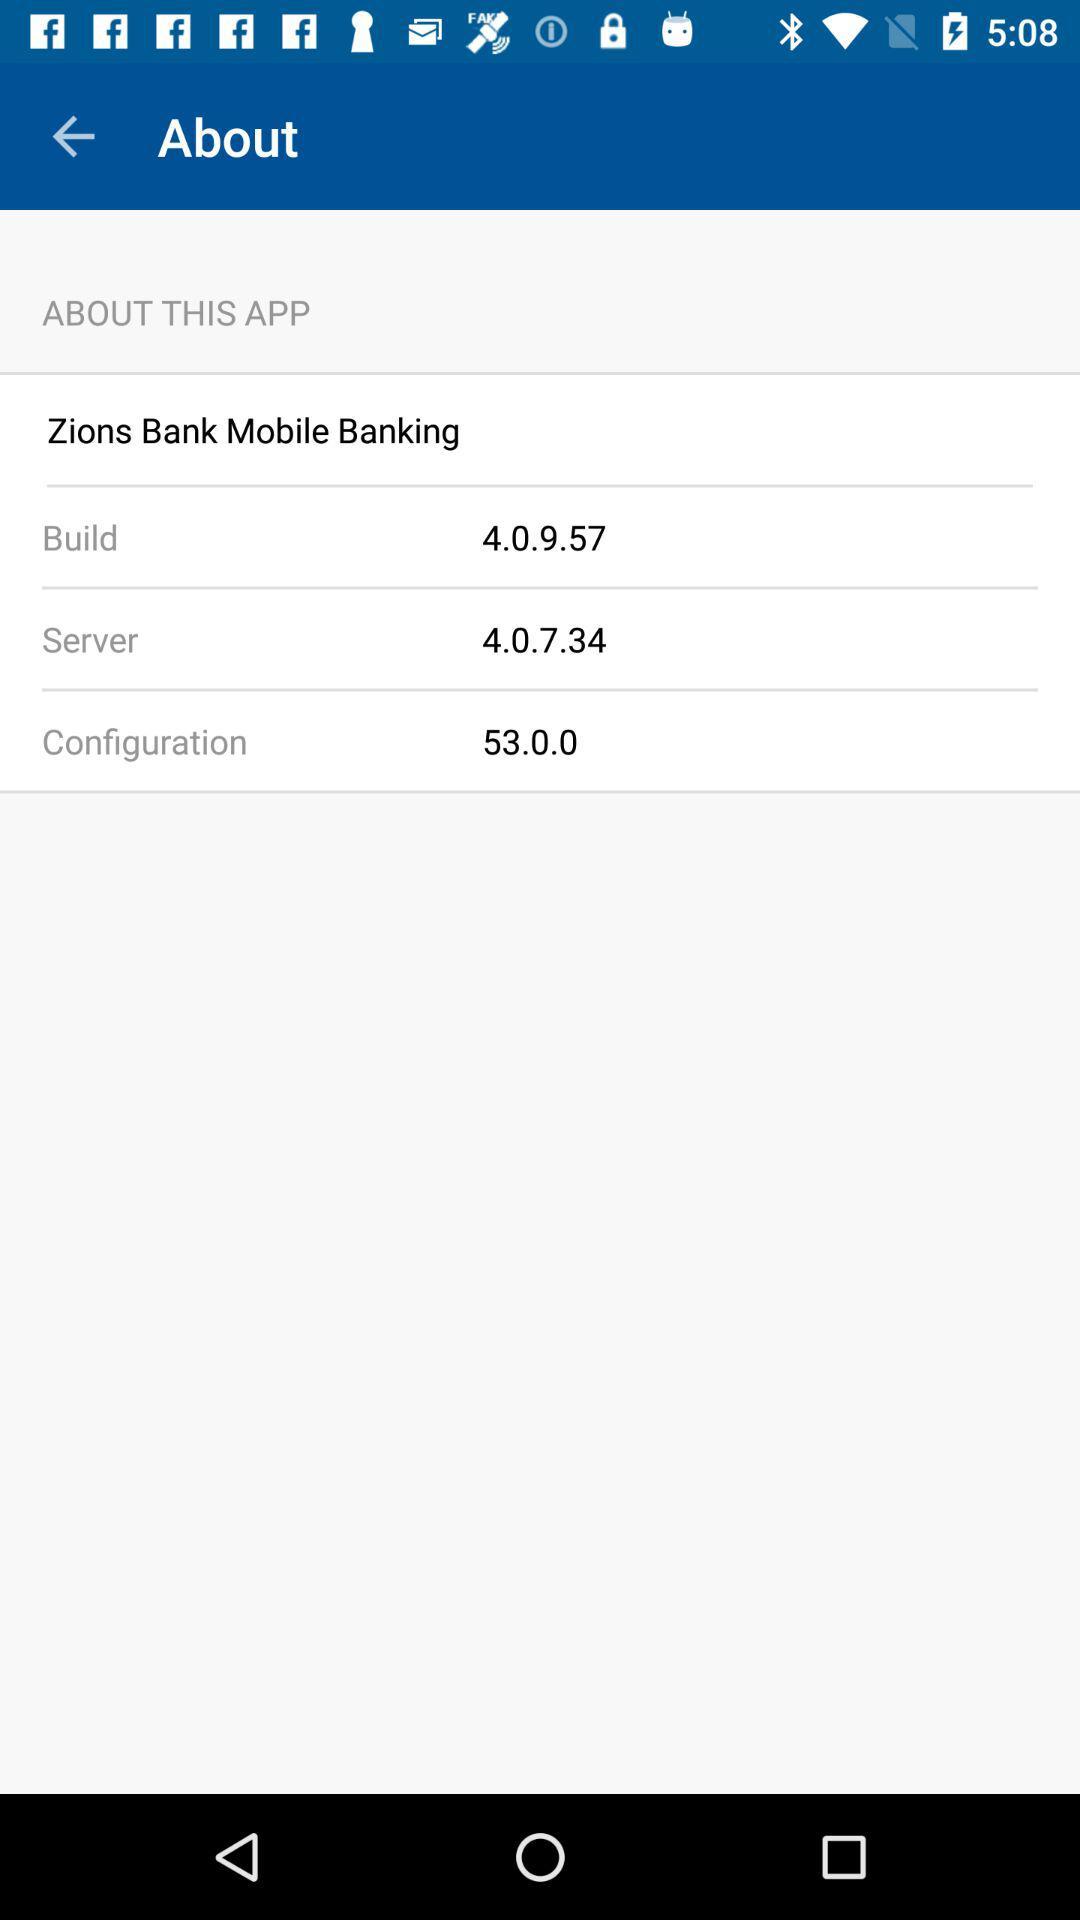 Image resolution: width=1080 pixels, height=1920 pixels. Describe the element at coordinates (240, 537) in the screenshot. I see `build app` at that location.